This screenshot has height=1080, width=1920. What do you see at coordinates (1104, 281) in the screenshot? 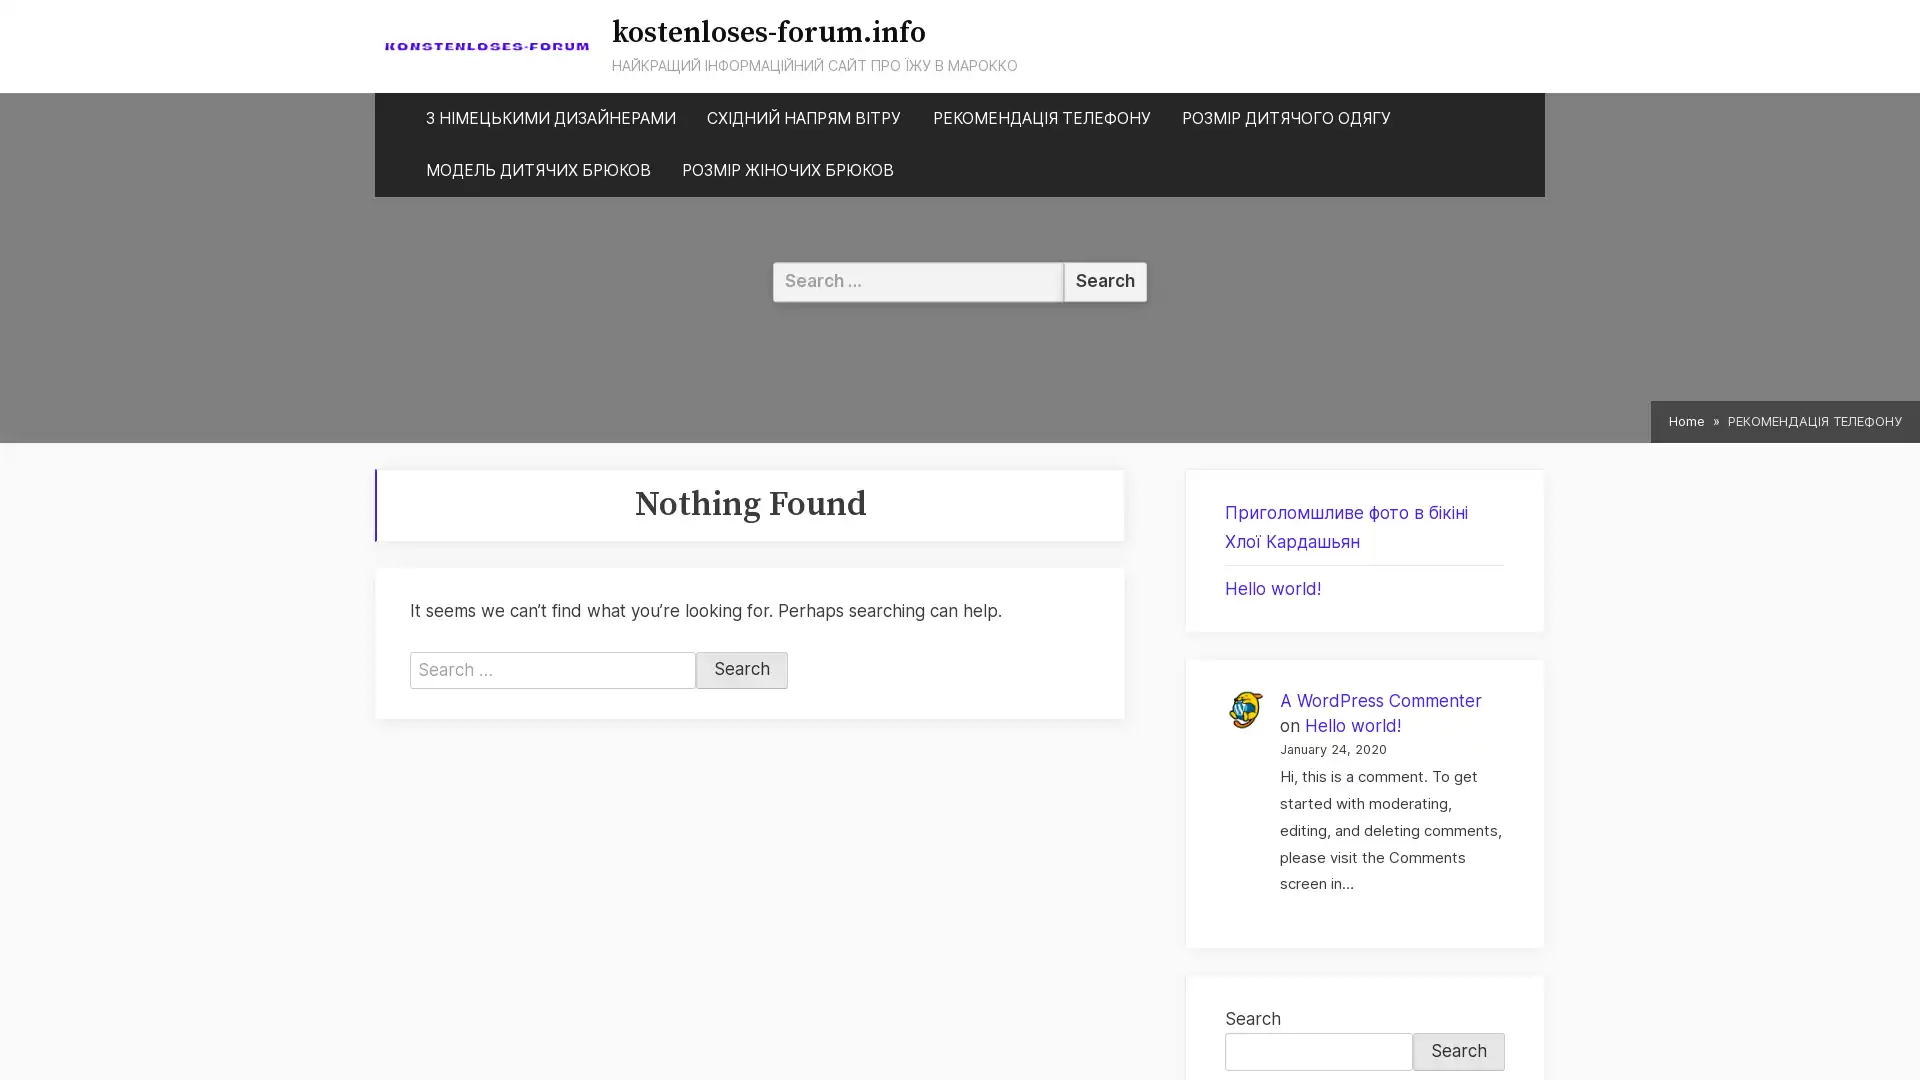
I see `Search` at bounding box center [1104, 281].